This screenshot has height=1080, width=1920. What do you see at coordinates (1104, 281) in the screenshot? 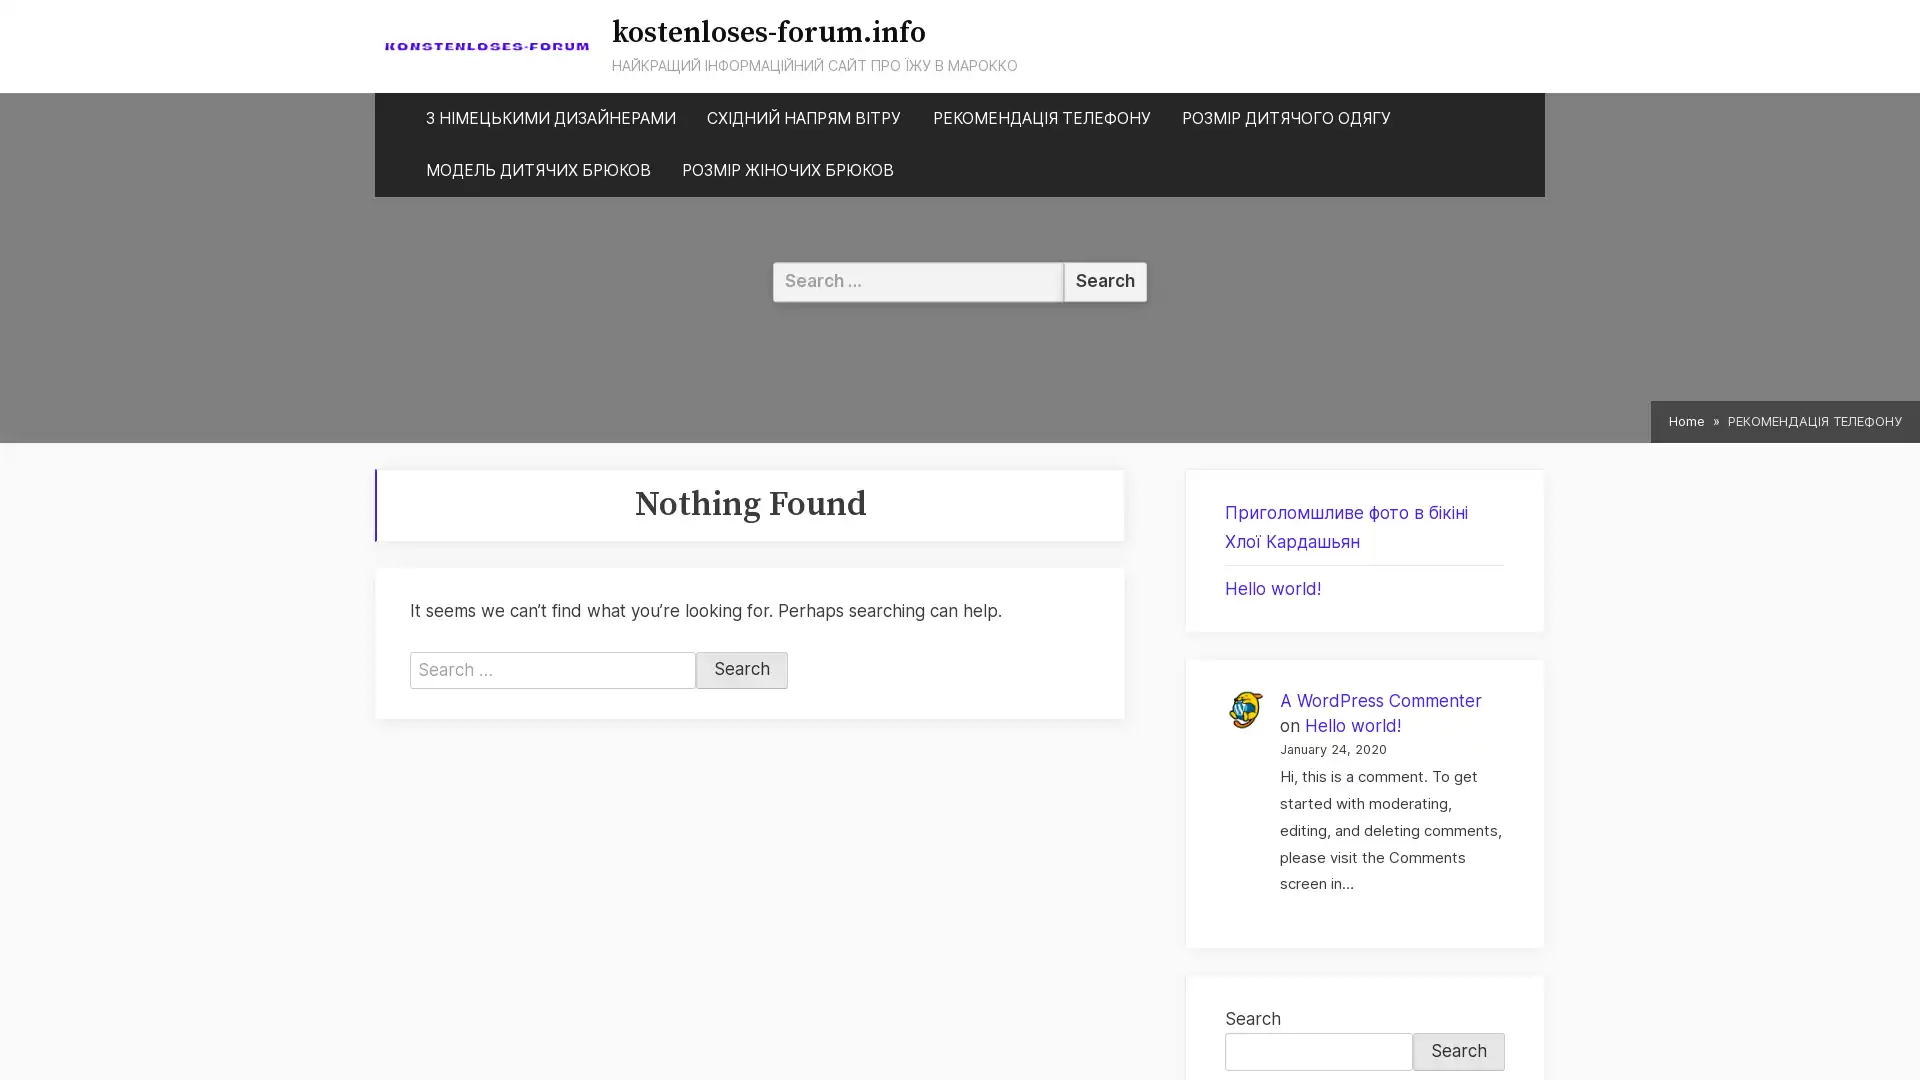
I see `Search` at bounding box center [1104, 281].